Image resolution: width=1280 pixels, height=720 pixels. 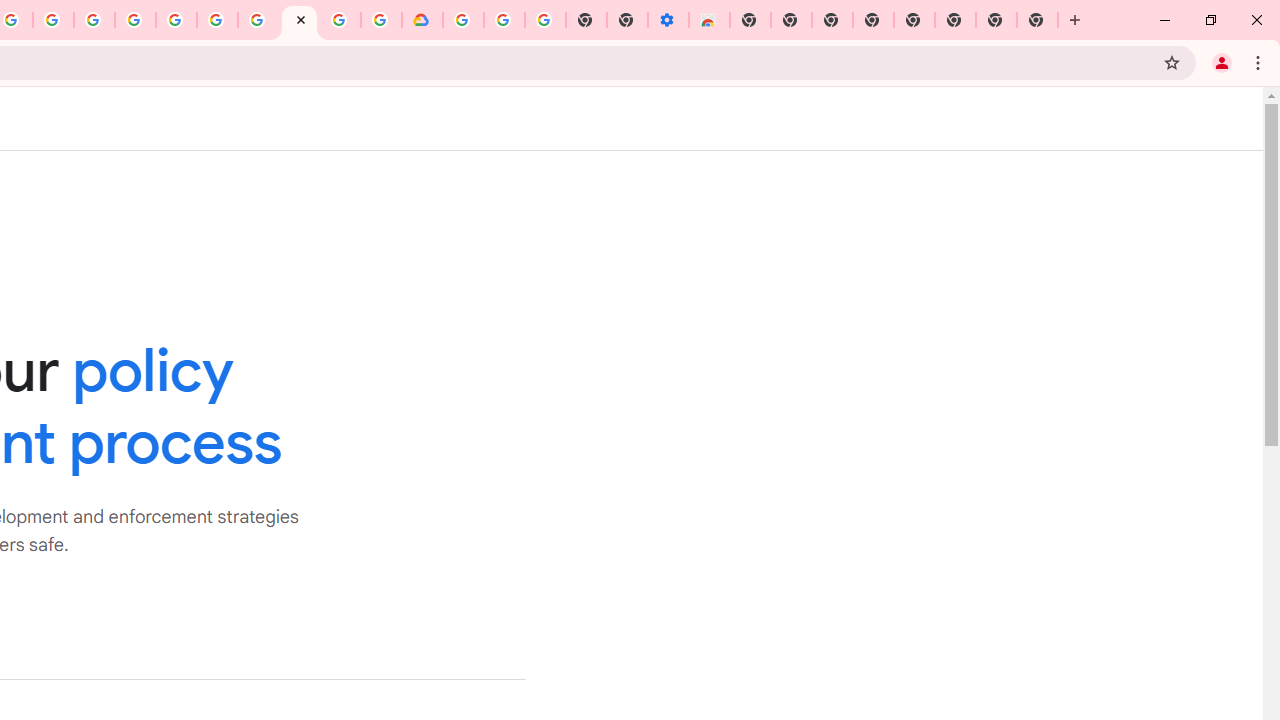 I want to click on 'Turn cookies on or off - Computer - Google Account Help', so click(x=545, y=20).